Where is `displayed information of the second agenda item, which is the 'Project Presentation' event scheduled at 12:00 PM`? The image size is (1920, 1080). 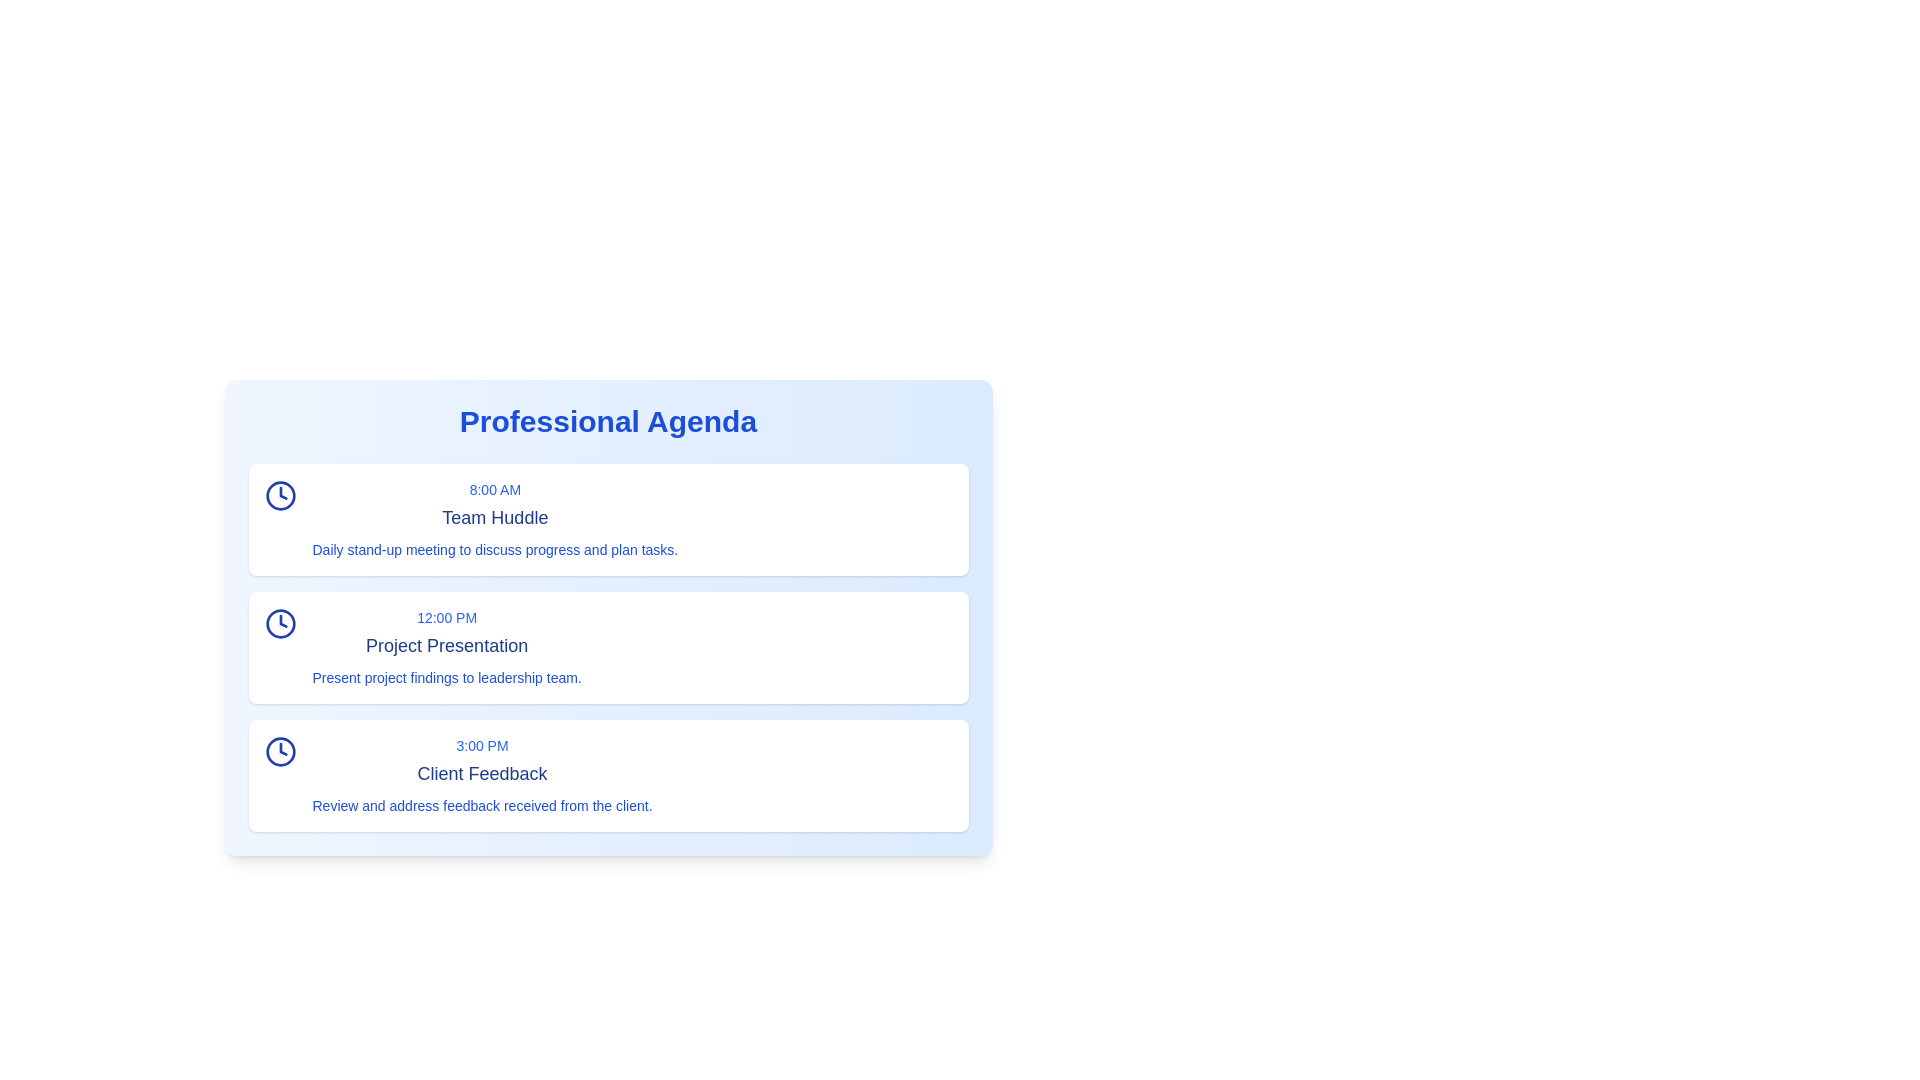
displayed information of the second agenda item, which is the 'Project Presentation' event scheduled at 12:00 PM is located at coordinates (607, 623).